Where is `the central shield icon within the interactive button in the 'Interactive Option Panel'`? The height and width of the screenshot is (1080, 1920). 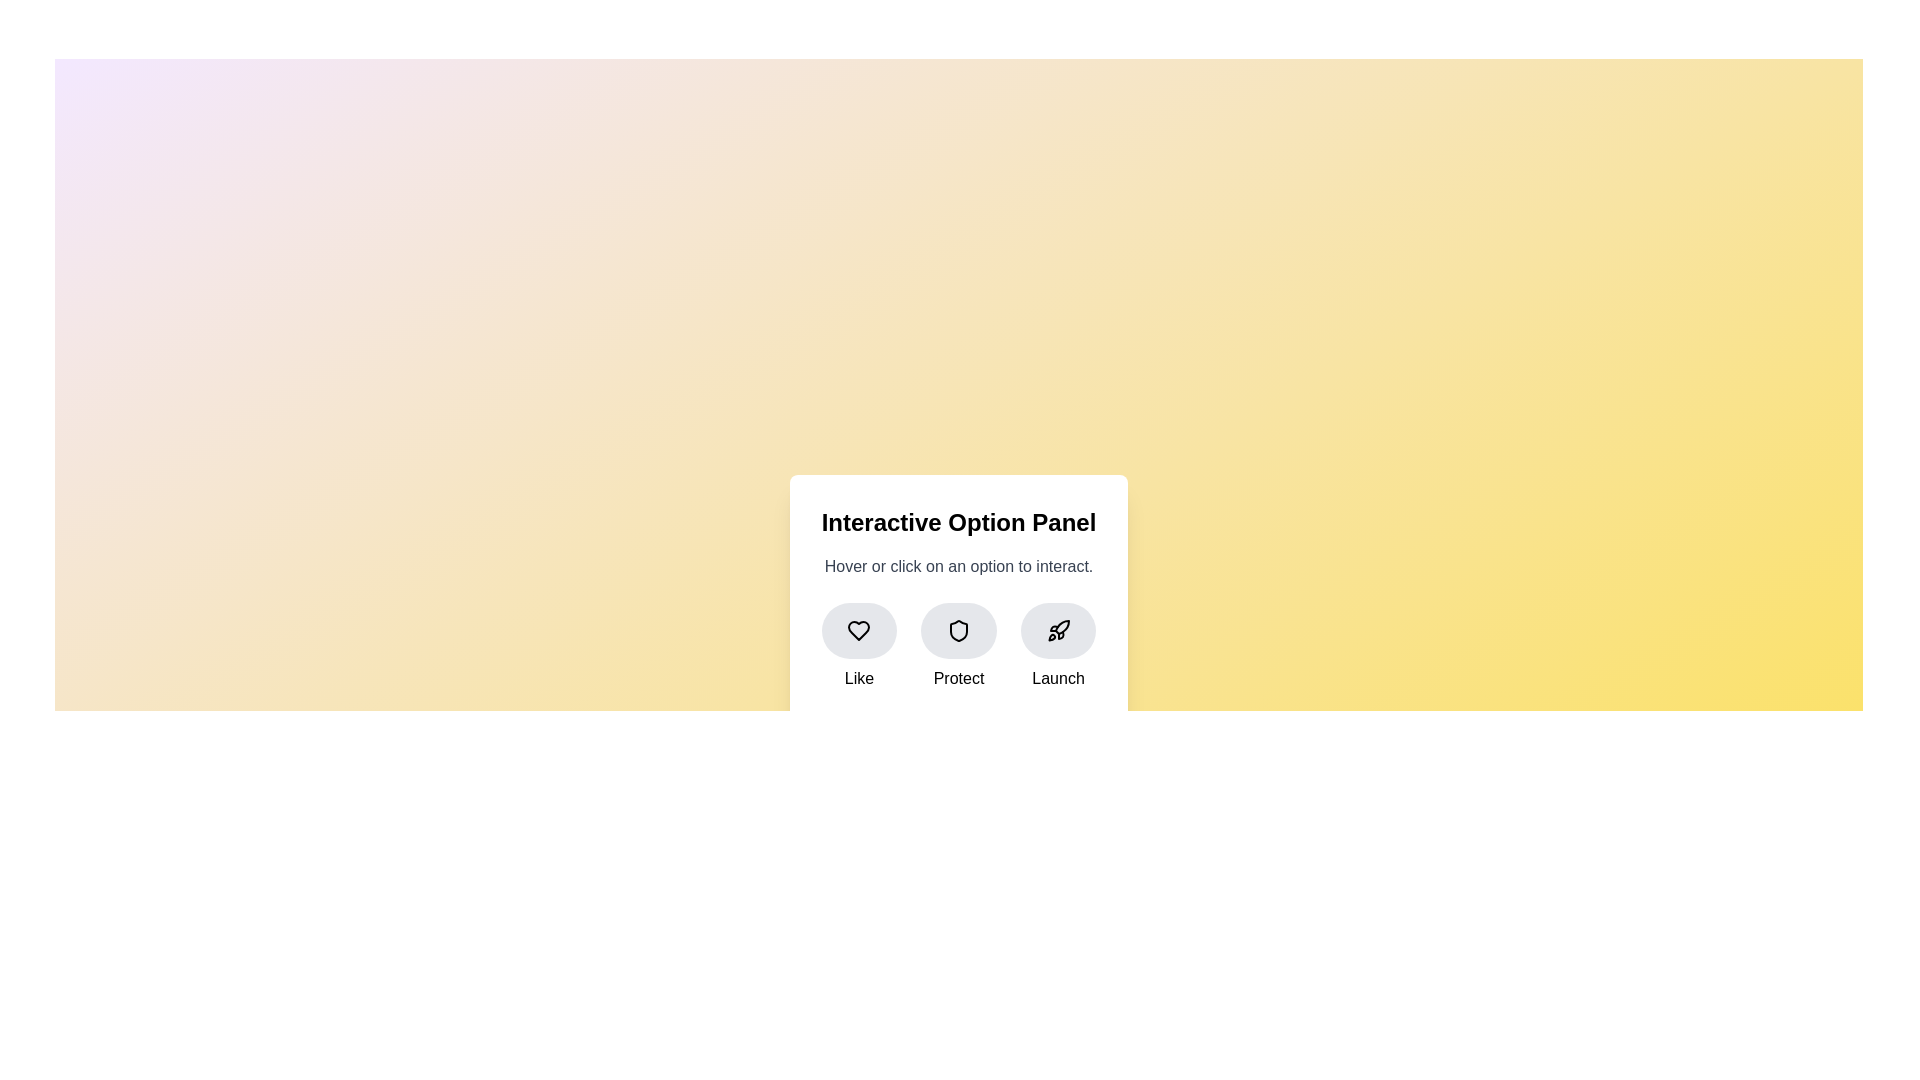
the central shield icon within the interactive button in the 'Interactive Option Panel' is located at coordinates (958, 631).